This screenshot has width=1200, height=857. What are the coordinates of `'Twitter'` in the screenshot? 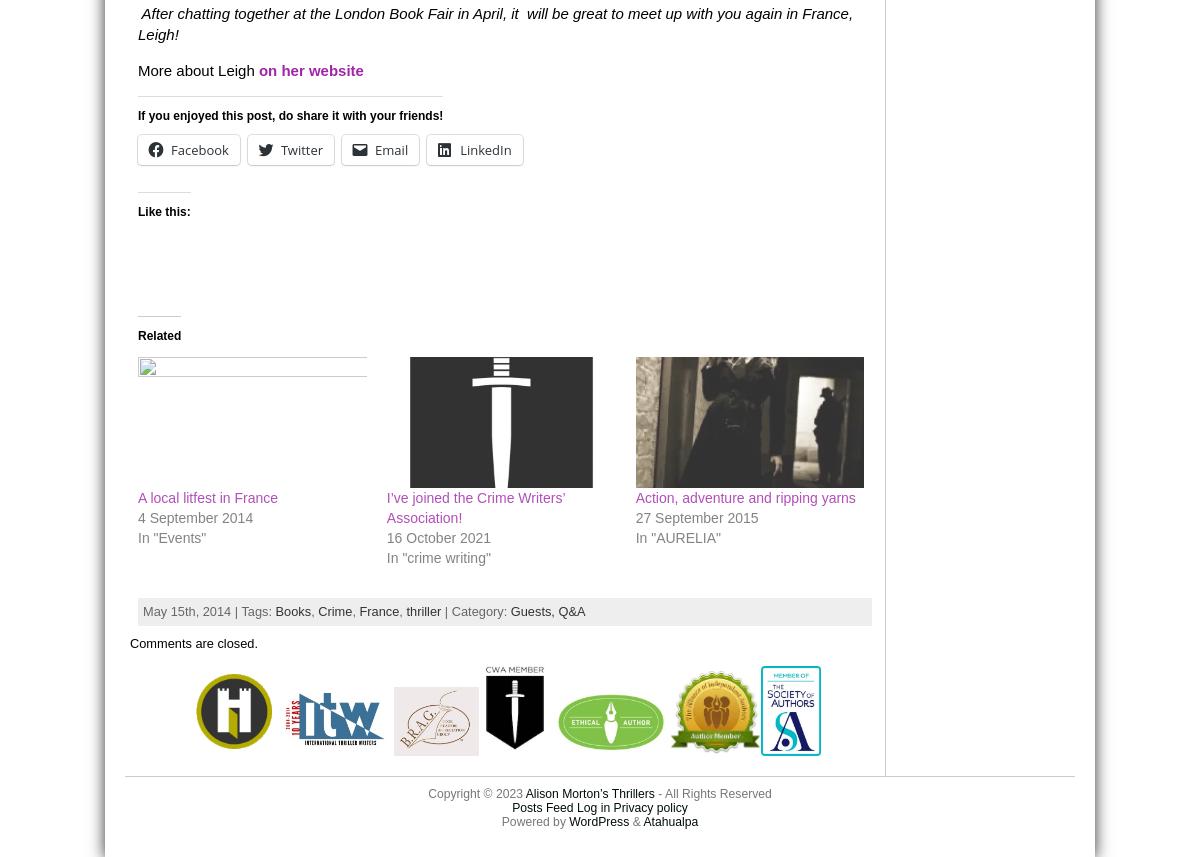 It's located at (301, 148).